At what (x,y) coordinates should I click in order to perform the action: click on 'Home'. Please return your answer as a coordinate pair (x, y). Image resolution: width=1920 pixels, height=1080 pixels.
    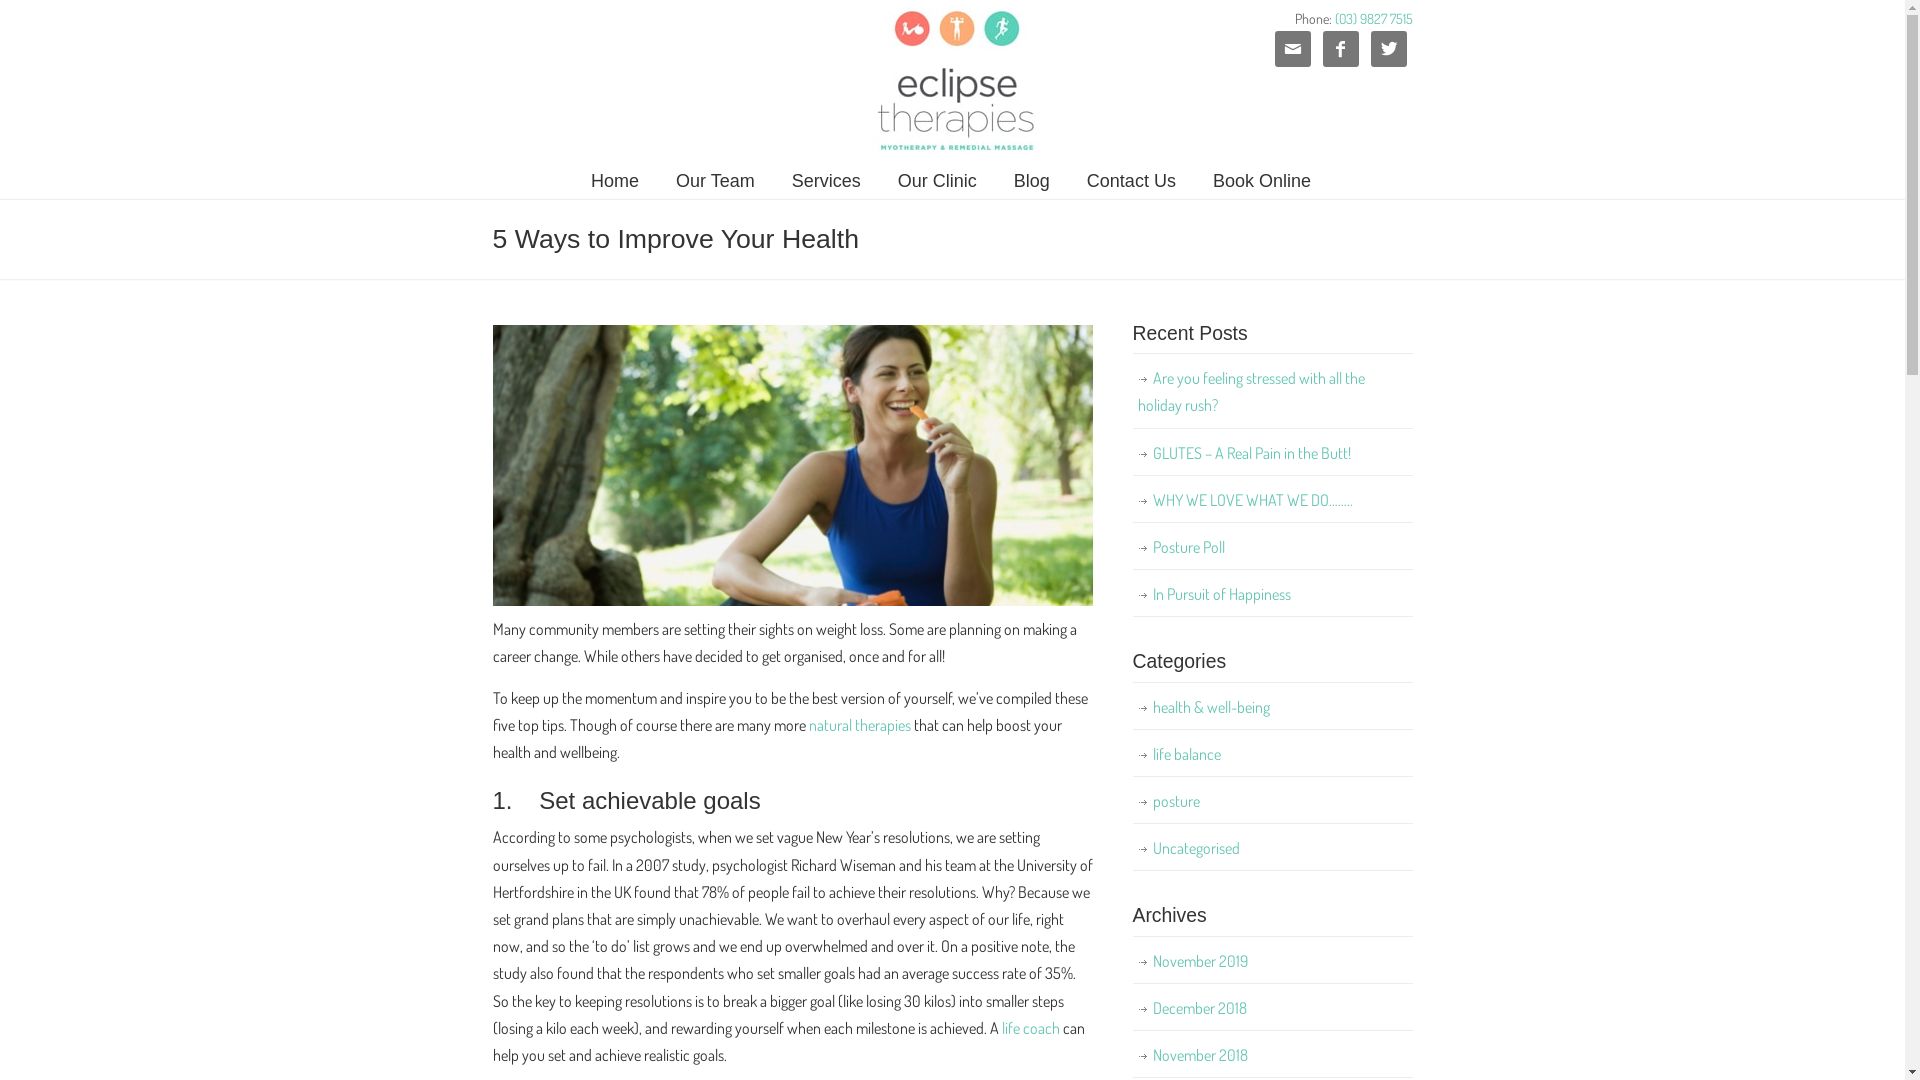
    Looking at the image, I should click on (613, 181).